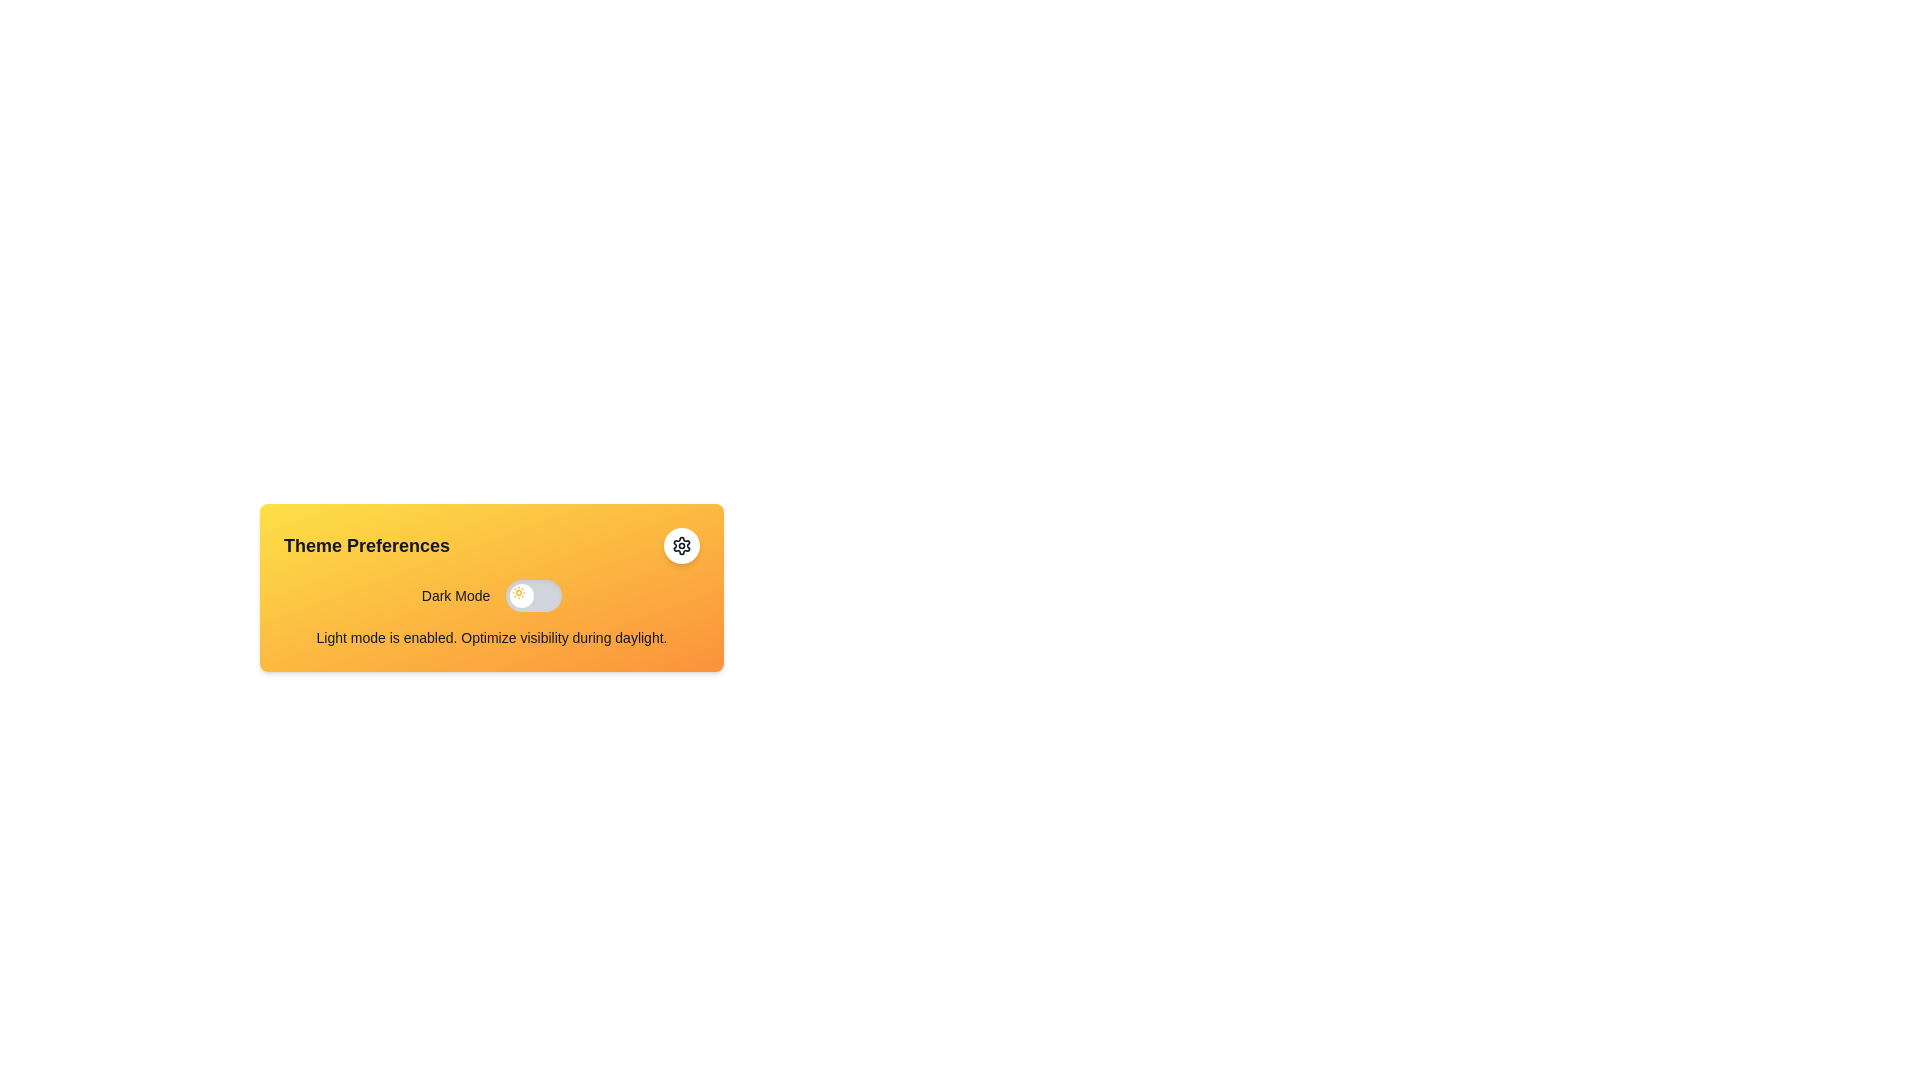  I want to click on the 'Dark Mode' label located in the 'Theme Preferences' section, which is styled in a bold serif typeface and positioned to the left of the toggle switch, so click(455, 595).